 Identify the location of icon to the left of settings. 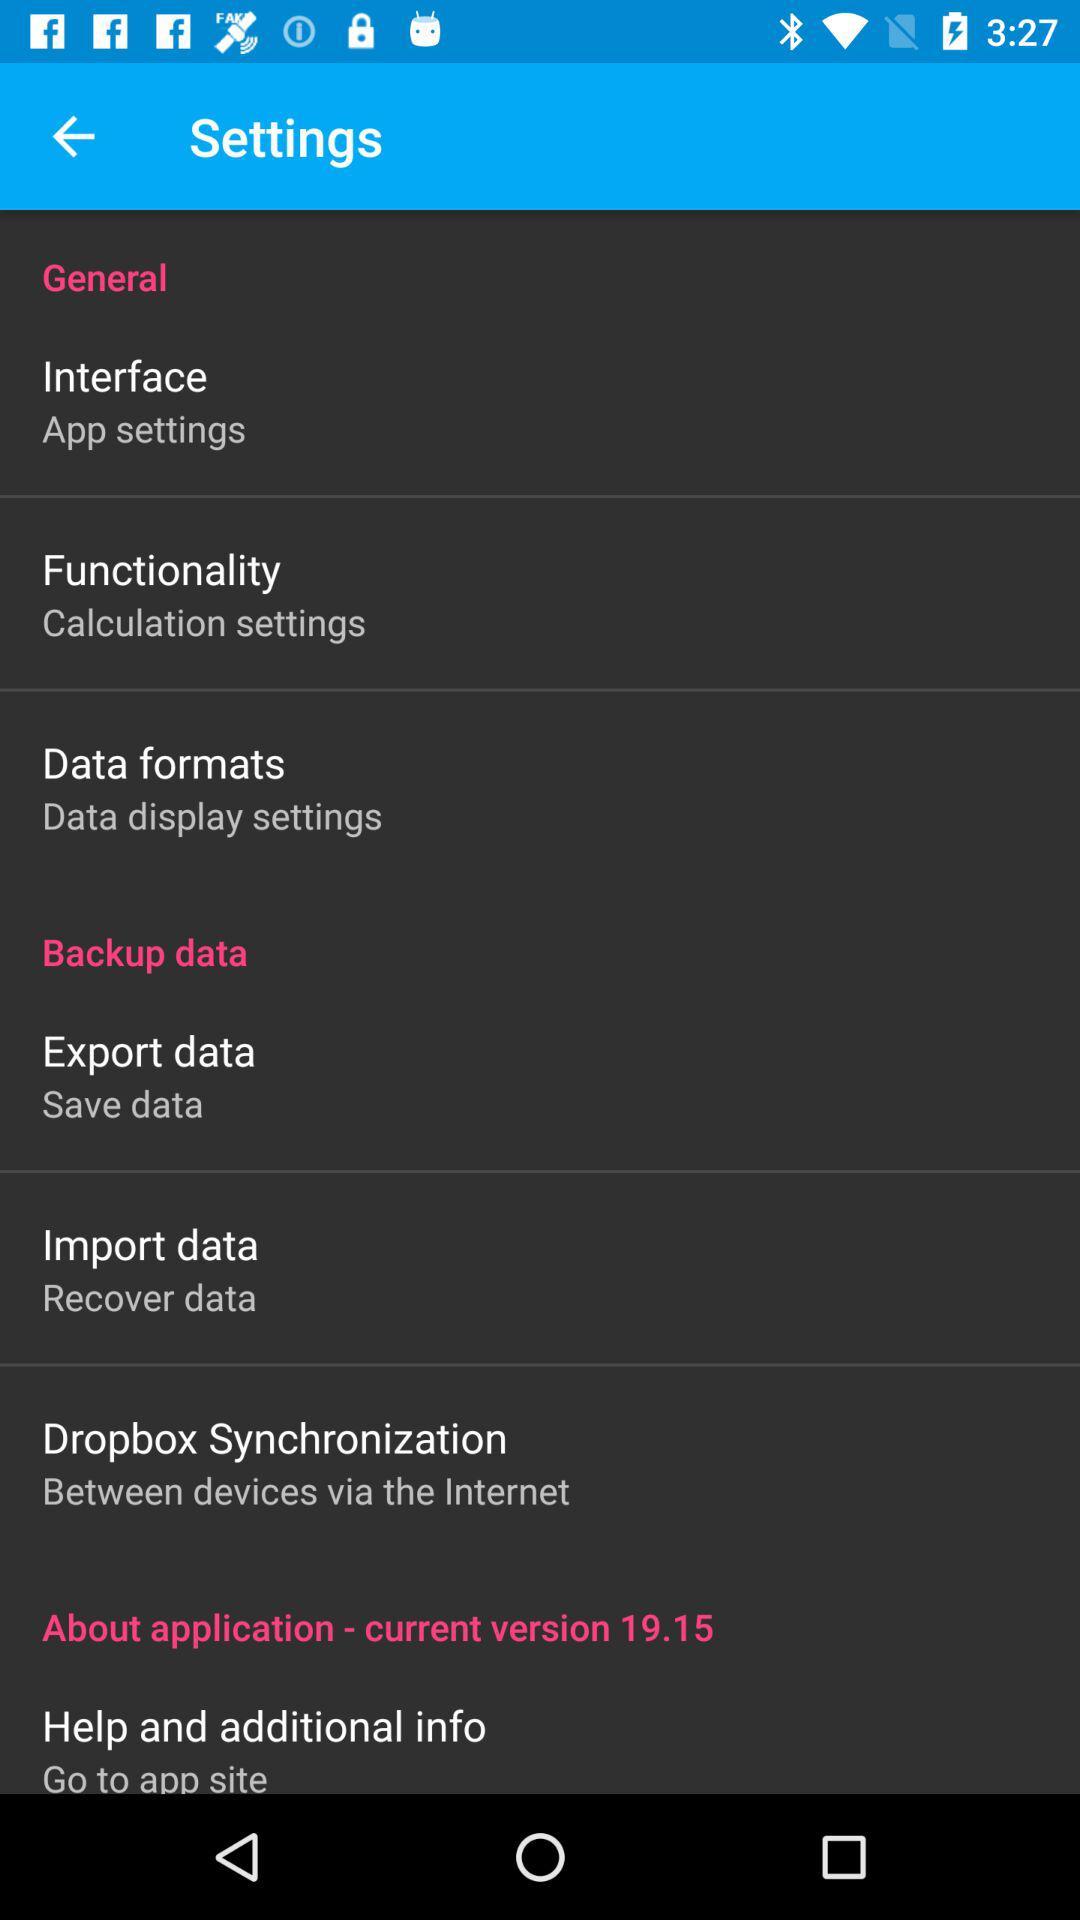
(72, 135).